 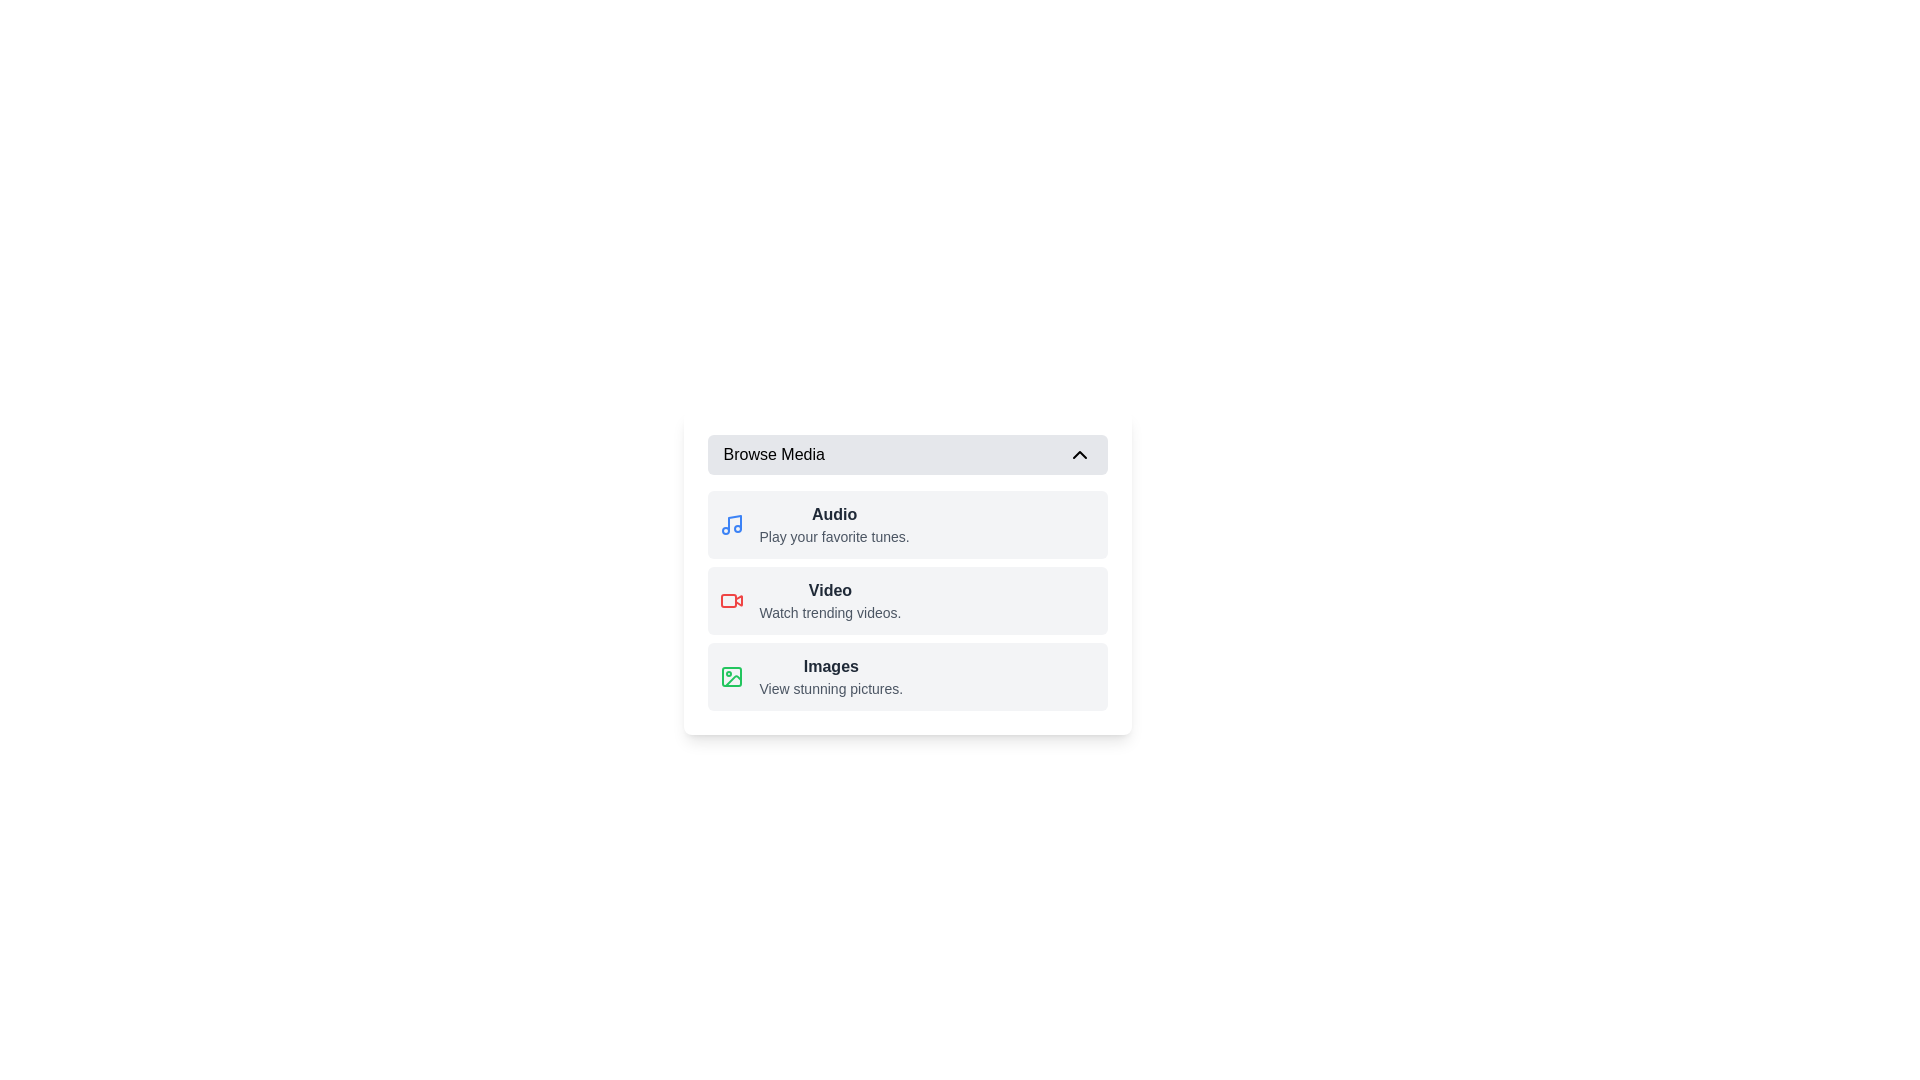 What do you see at coordinates (830, 589) in the screenshot?
I see `the 'Video' heading in the media browsing menu that is positioned between 'Audio' and 'Images'` at bounding box center [830, 589].